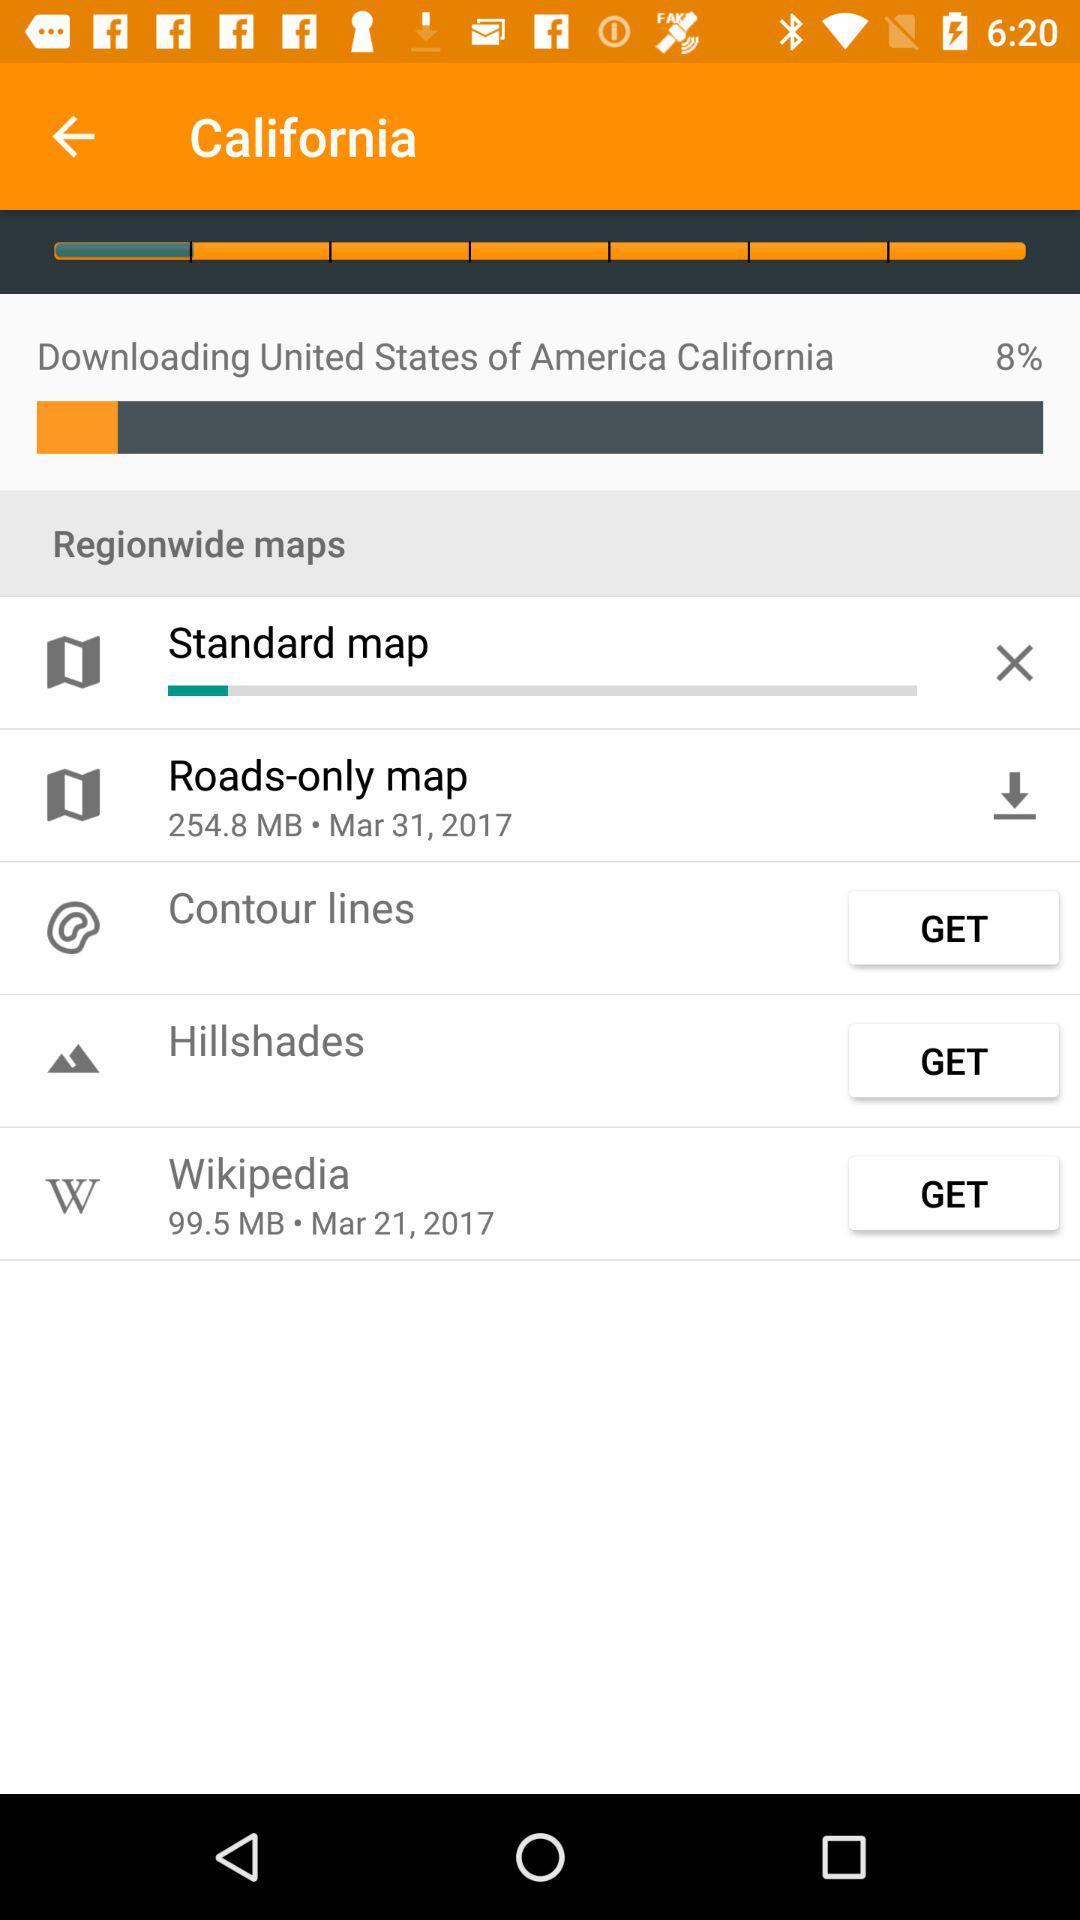 The image size is (1080, 1920). Describe the element at coordinates (1014, 794) in the screenshot. I see `the download icon` at that location.